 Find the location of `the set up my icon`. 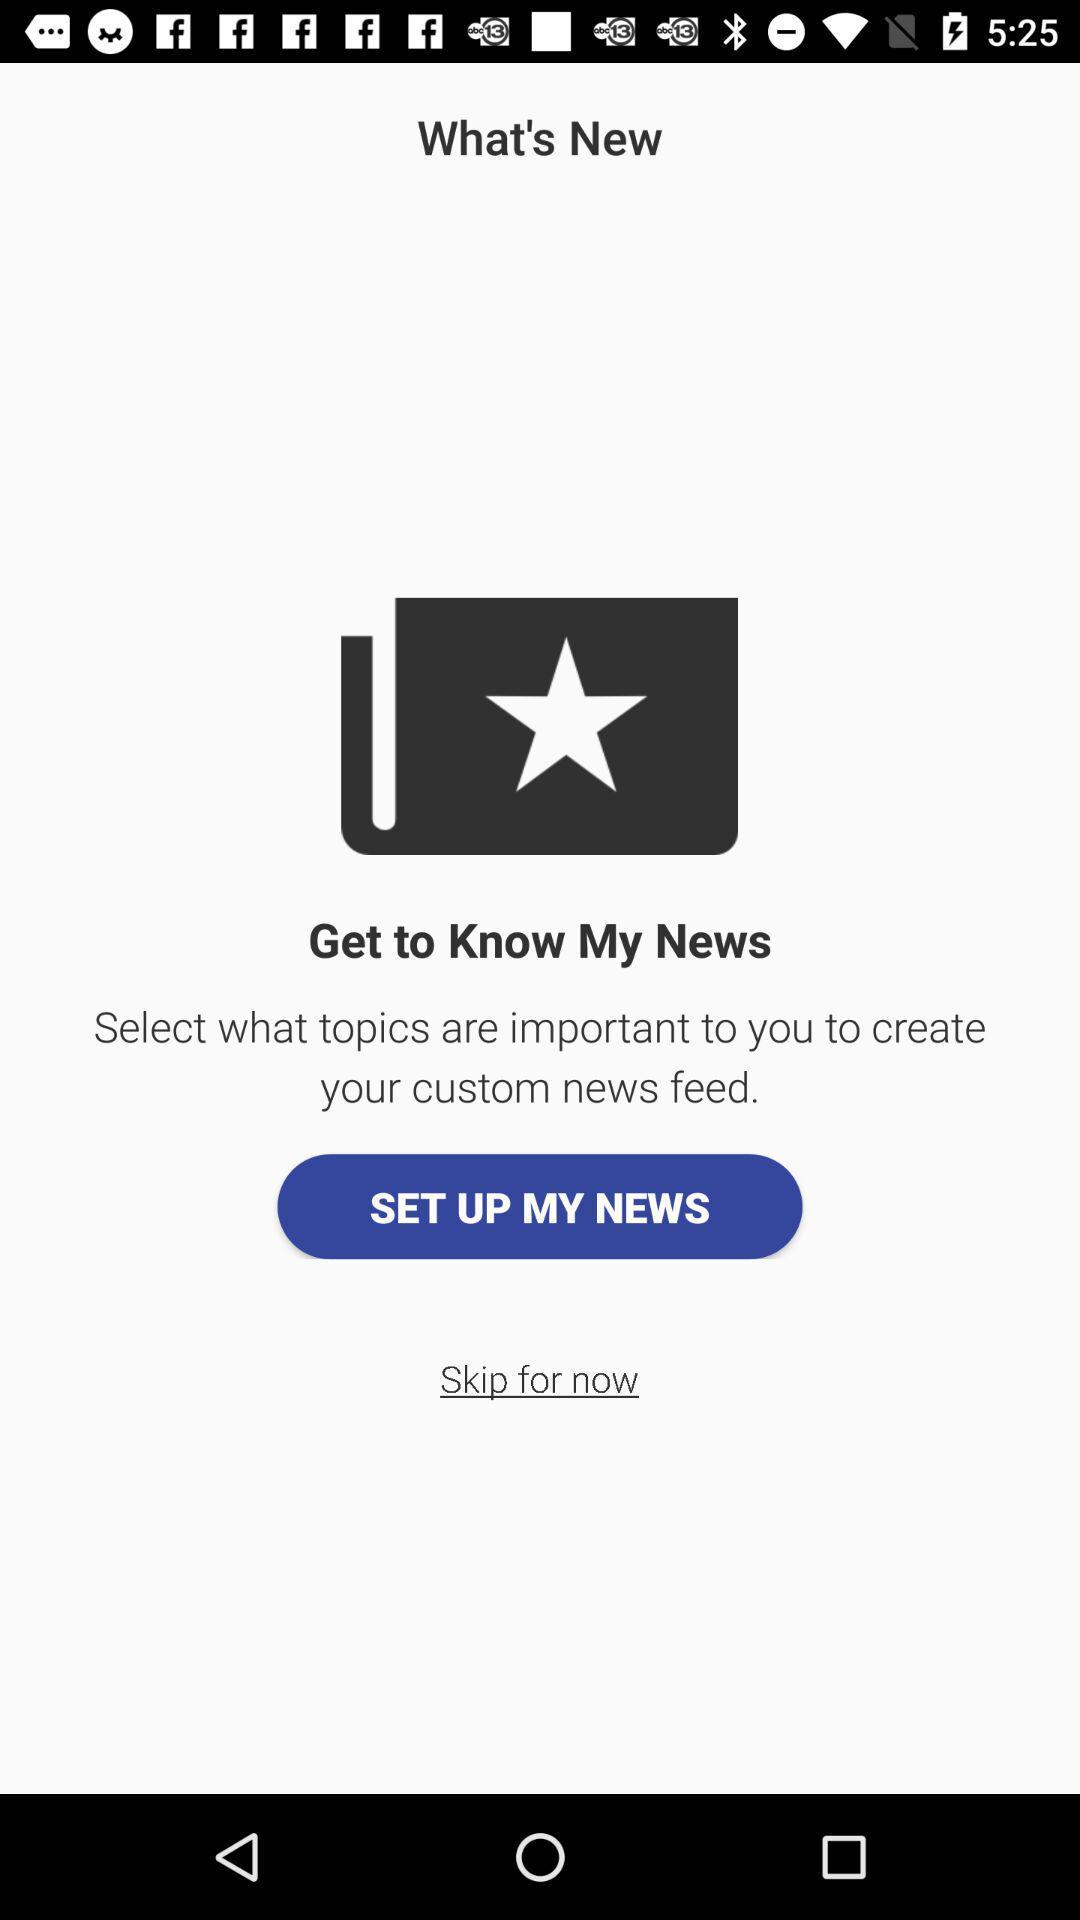

the set up my icon is located at coordinates (540, 1205).